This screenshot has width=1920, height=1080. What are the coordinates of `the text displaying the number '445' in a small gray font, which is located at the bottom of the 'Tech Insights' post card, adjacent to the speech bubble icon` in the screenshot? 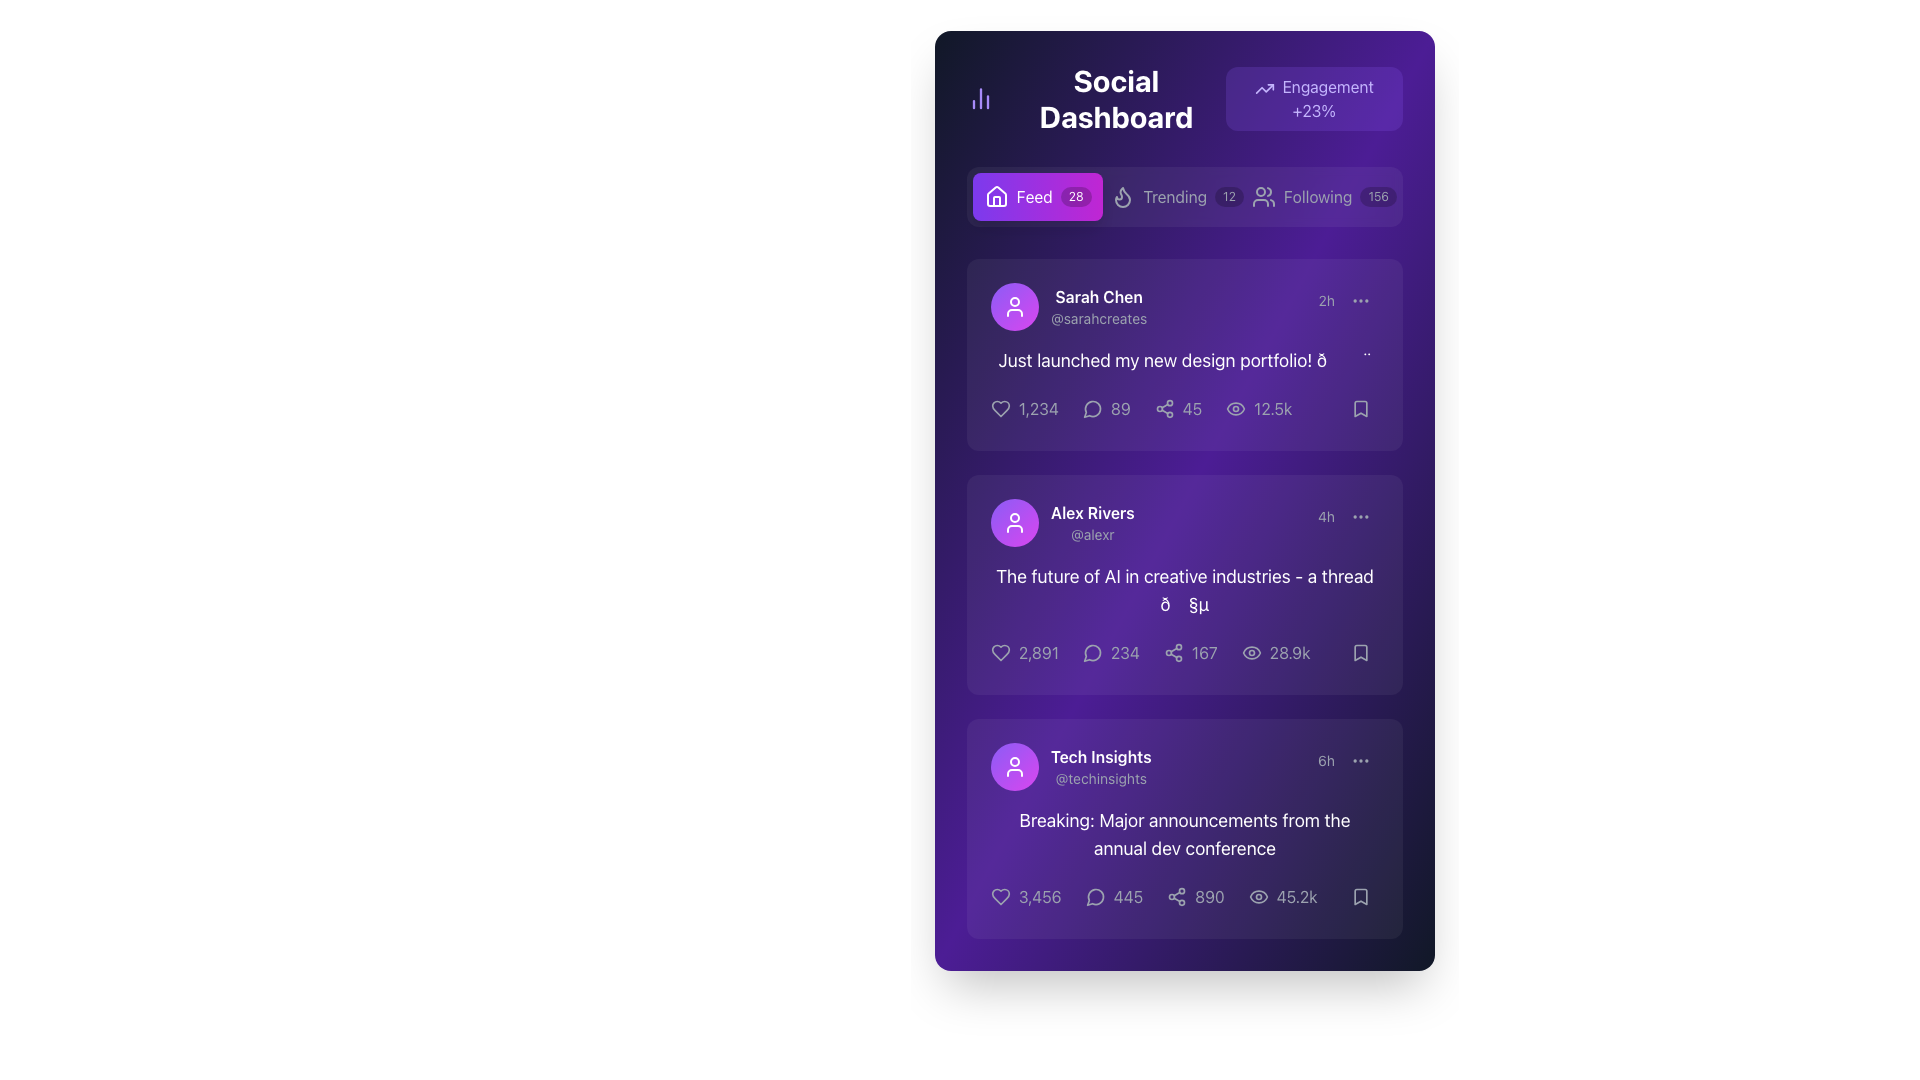 It's located at (1128, 896).